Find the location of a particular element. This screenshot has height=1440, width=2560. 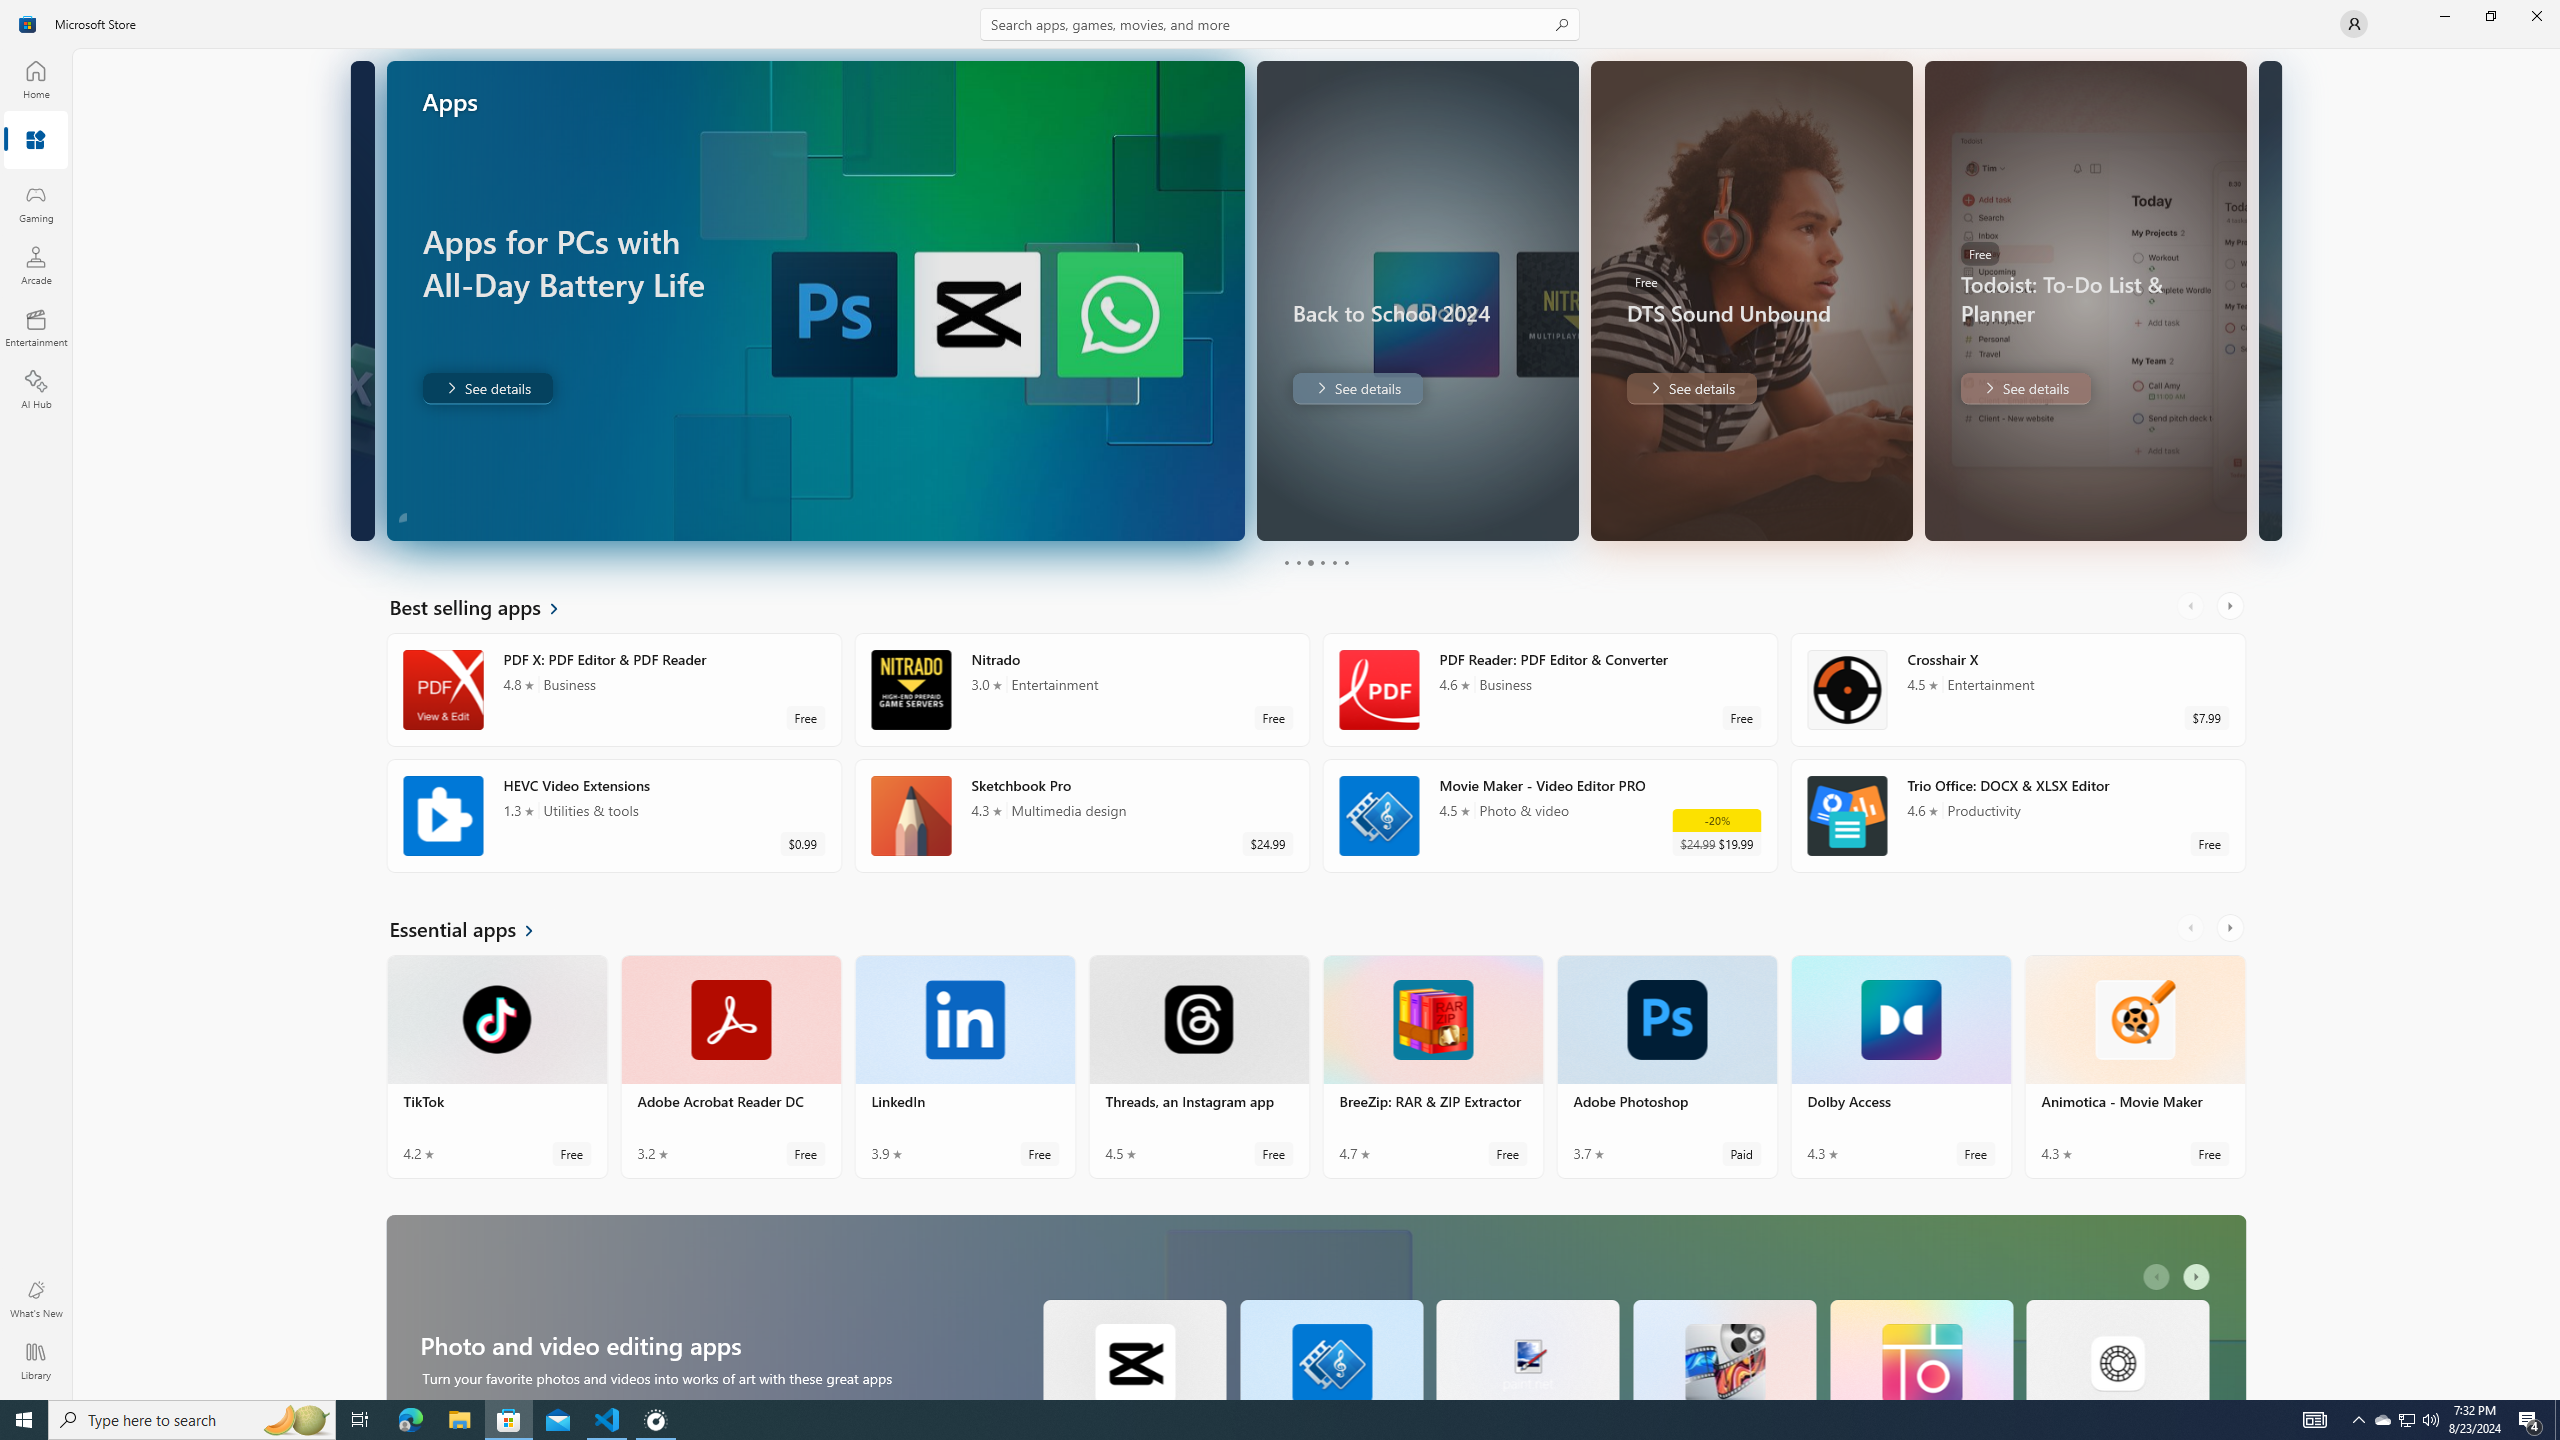

'Pager' is located at coordinates (1314, 562).